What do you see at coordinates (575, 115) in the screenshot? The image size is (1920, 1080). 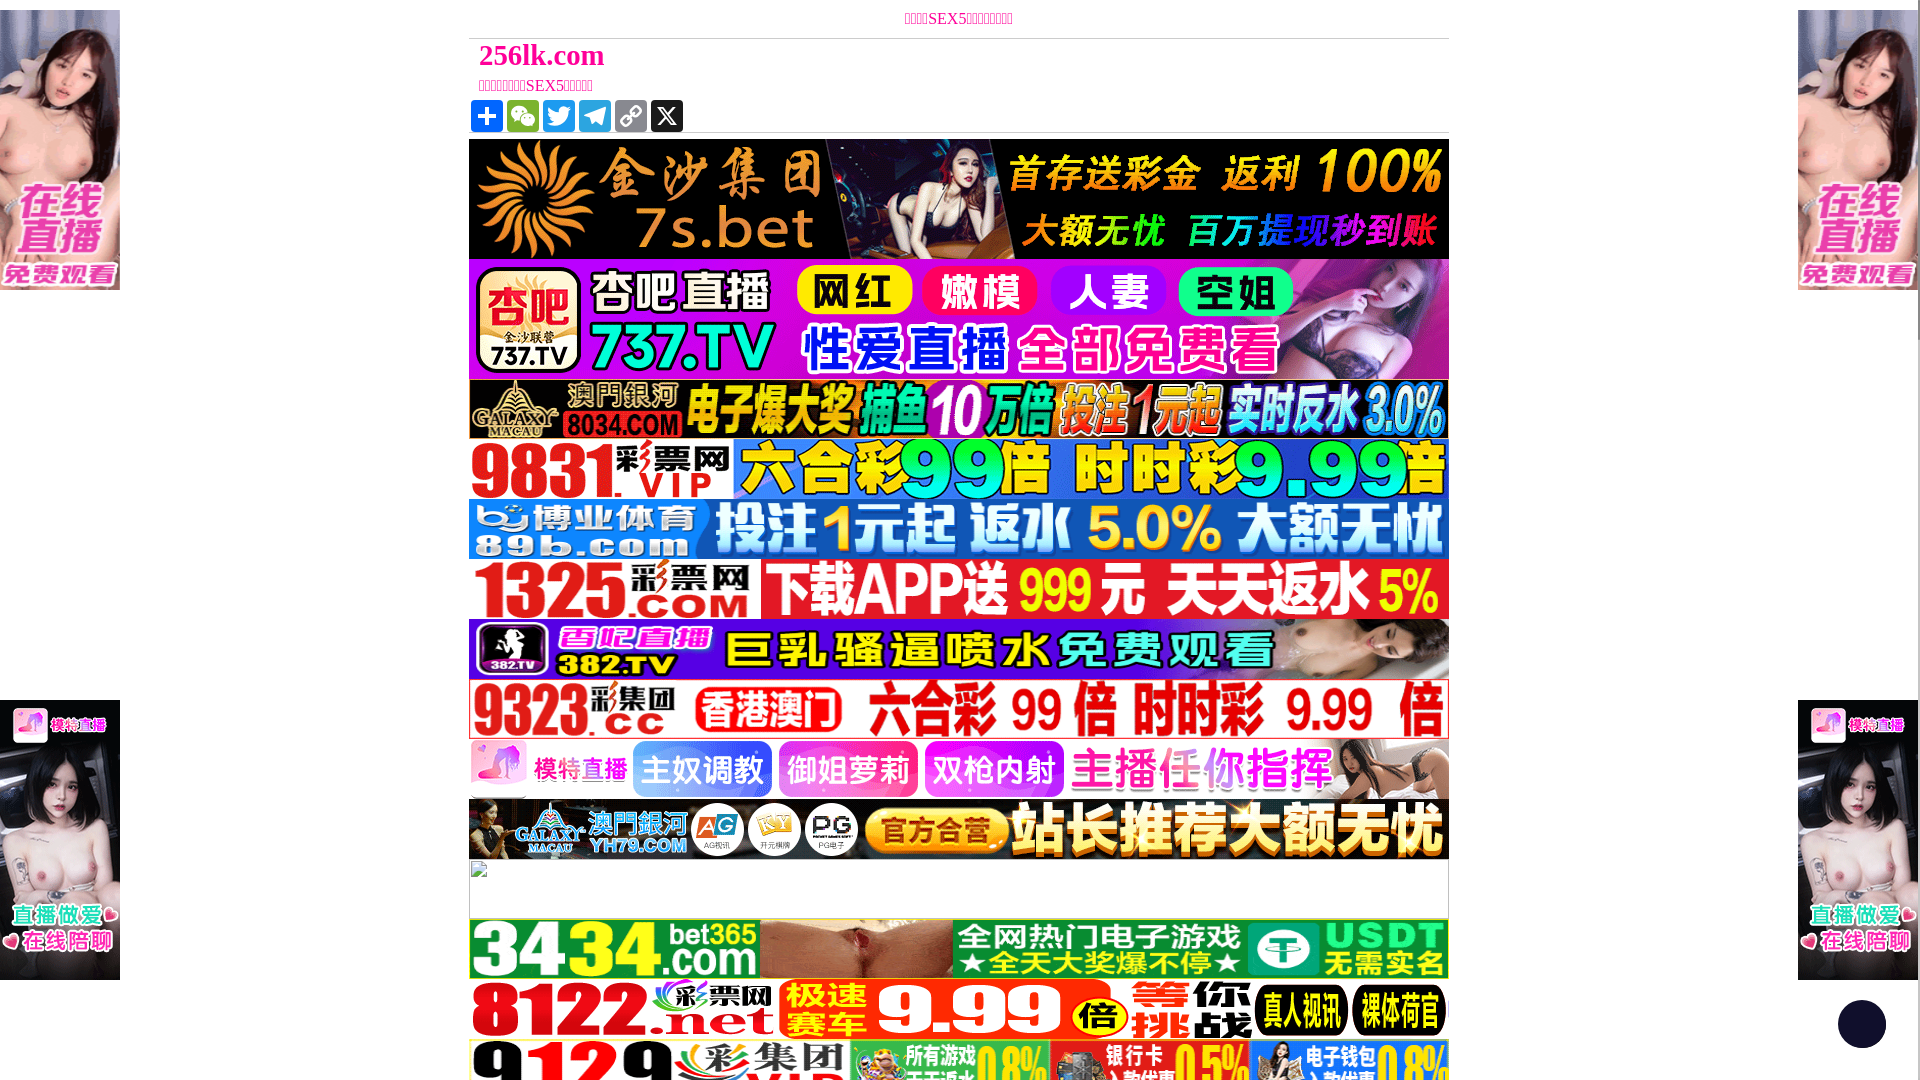 I see `'Telegram'` at bounding box center [575, 115].